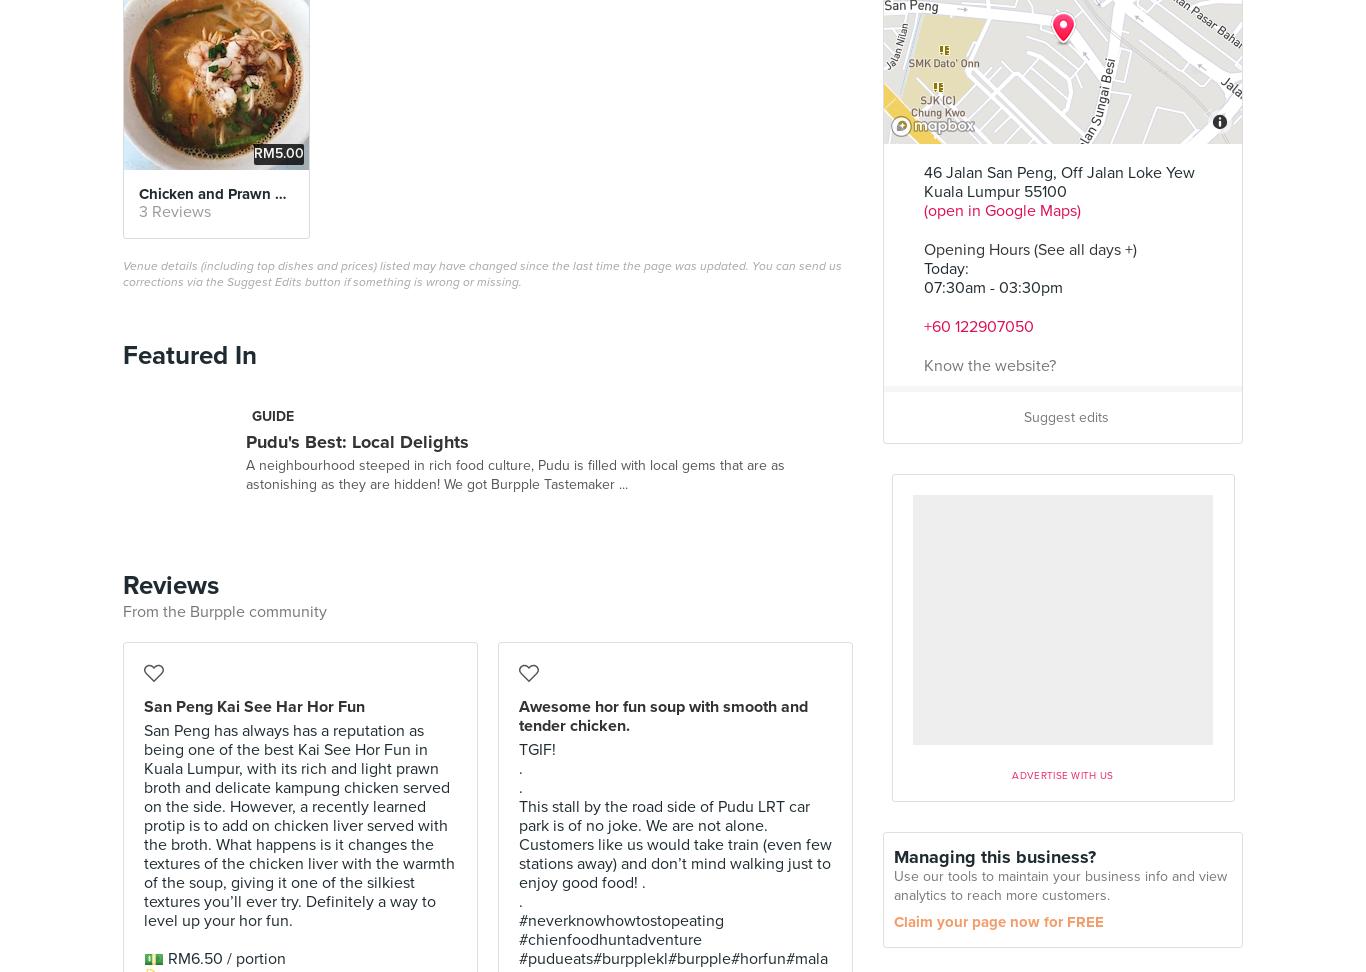  Describe the element at coordinates (1065, 417) in the screenshot. I see `'Suggest edits'` at that location.